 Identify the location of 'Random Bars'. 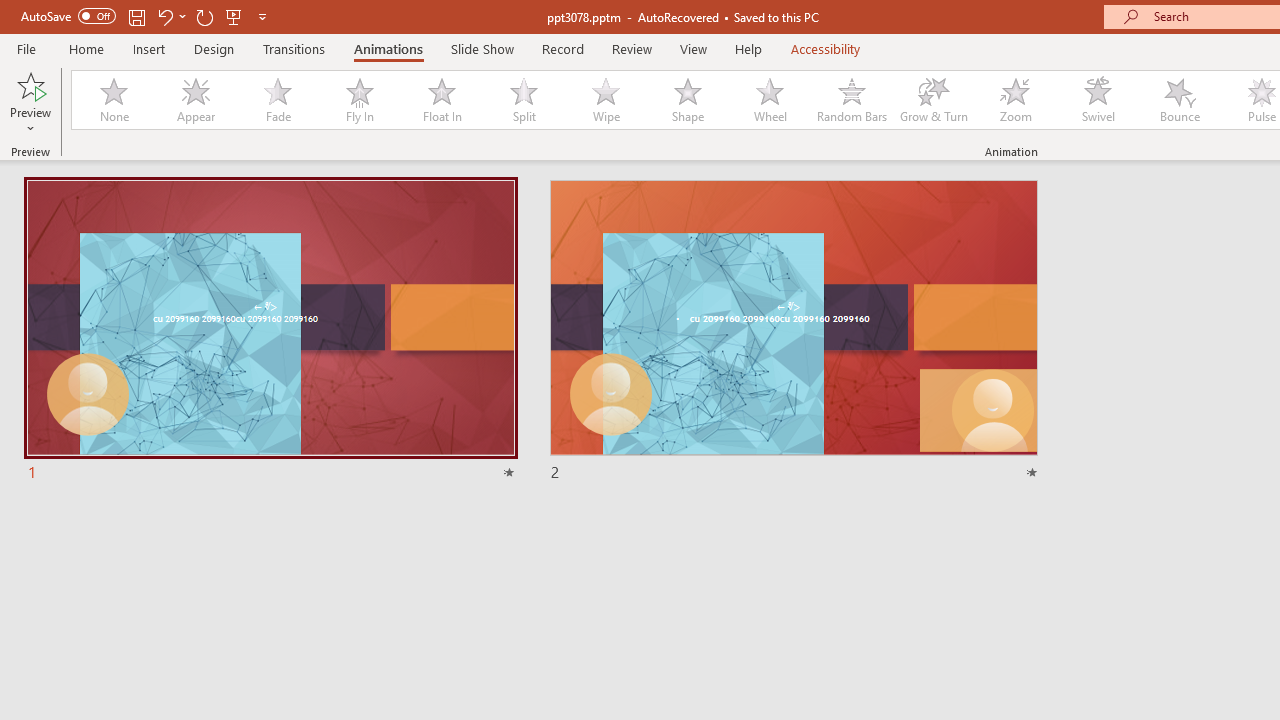
(852, 100).